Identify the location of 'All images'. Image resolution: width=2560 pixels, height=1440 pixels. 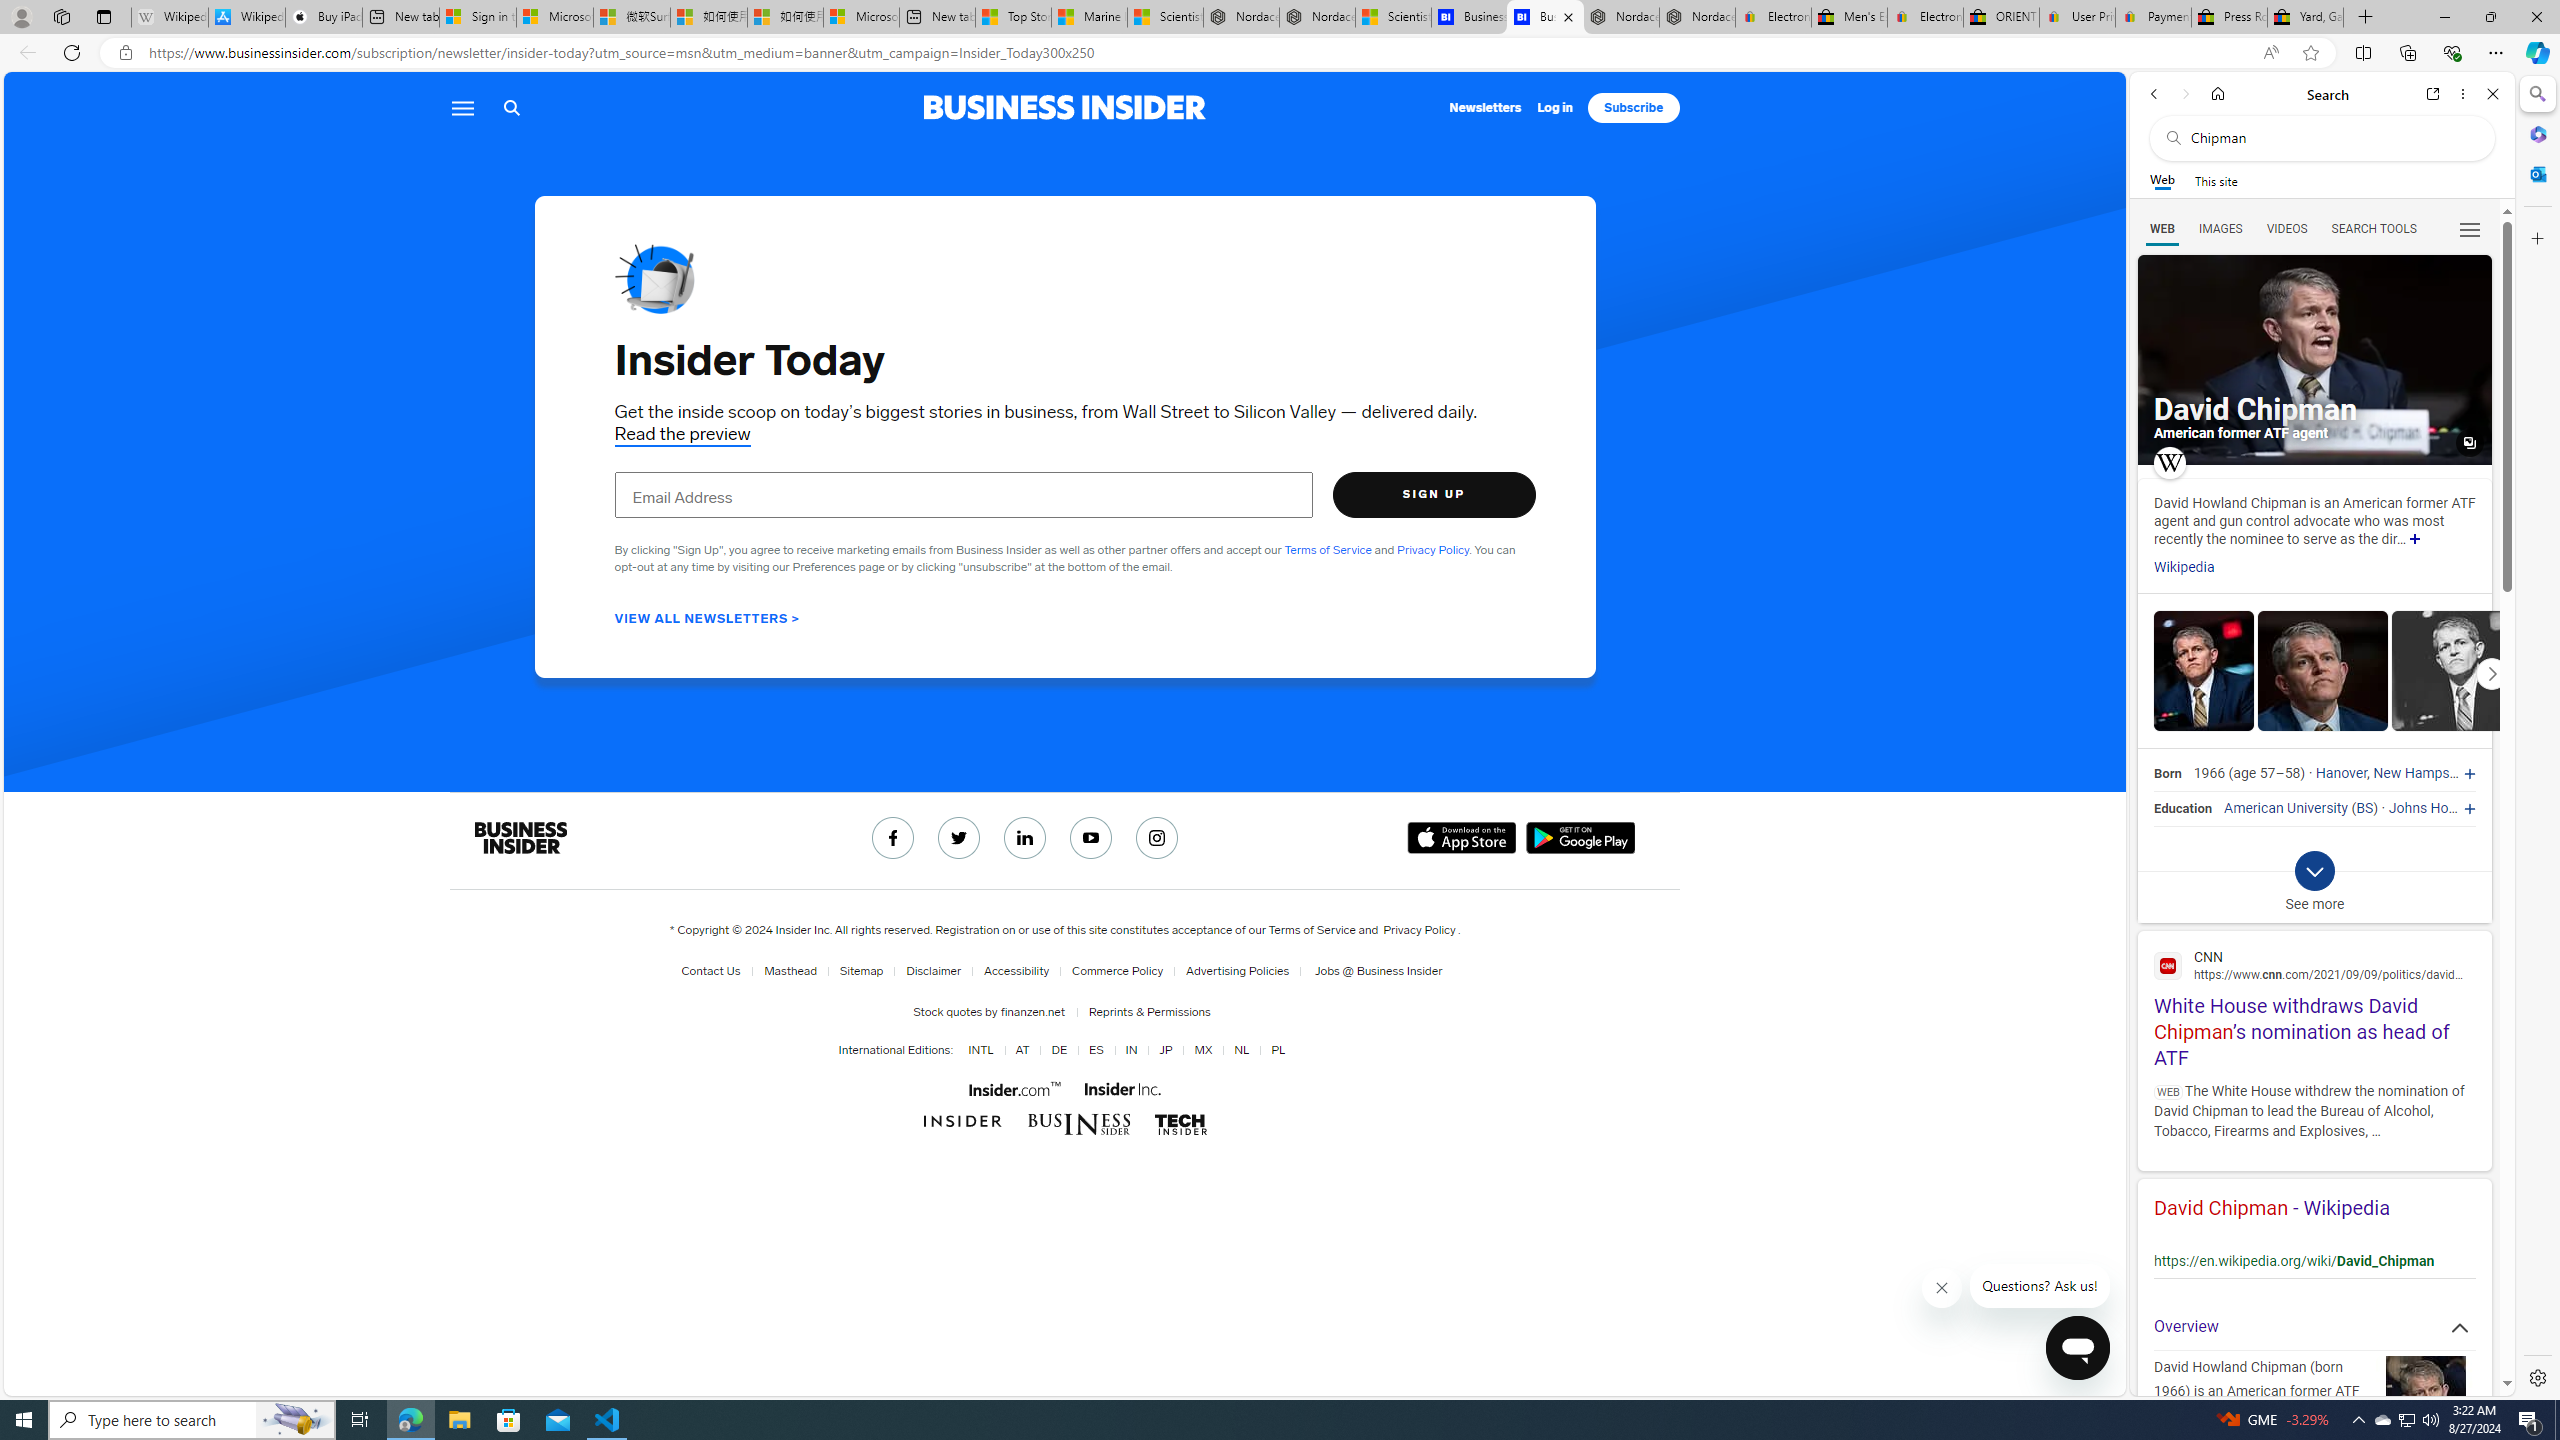
(2314, 360).